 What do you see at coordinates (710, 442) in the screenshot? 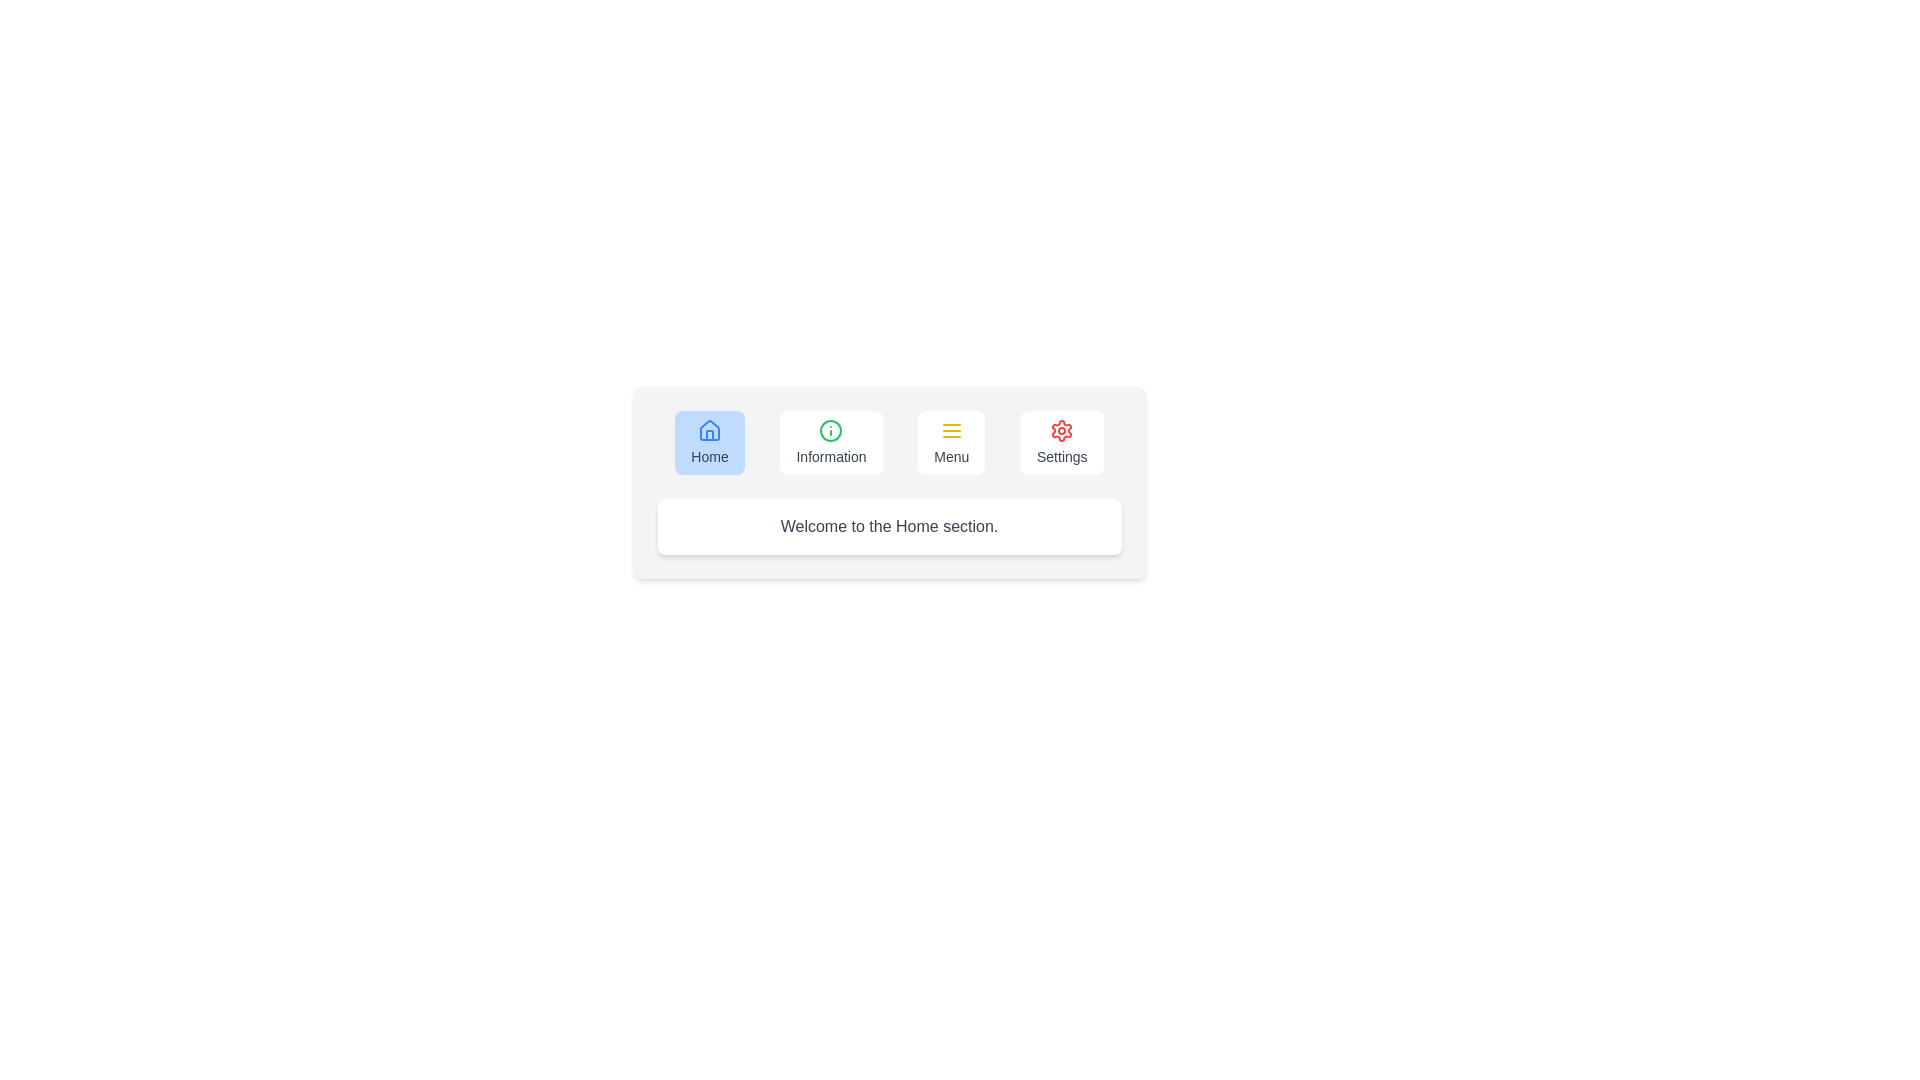
I see `the home navigation button, which is the first button from the left in the row of navigation buttons at the top of the panel` at bounding box center [710, 442].